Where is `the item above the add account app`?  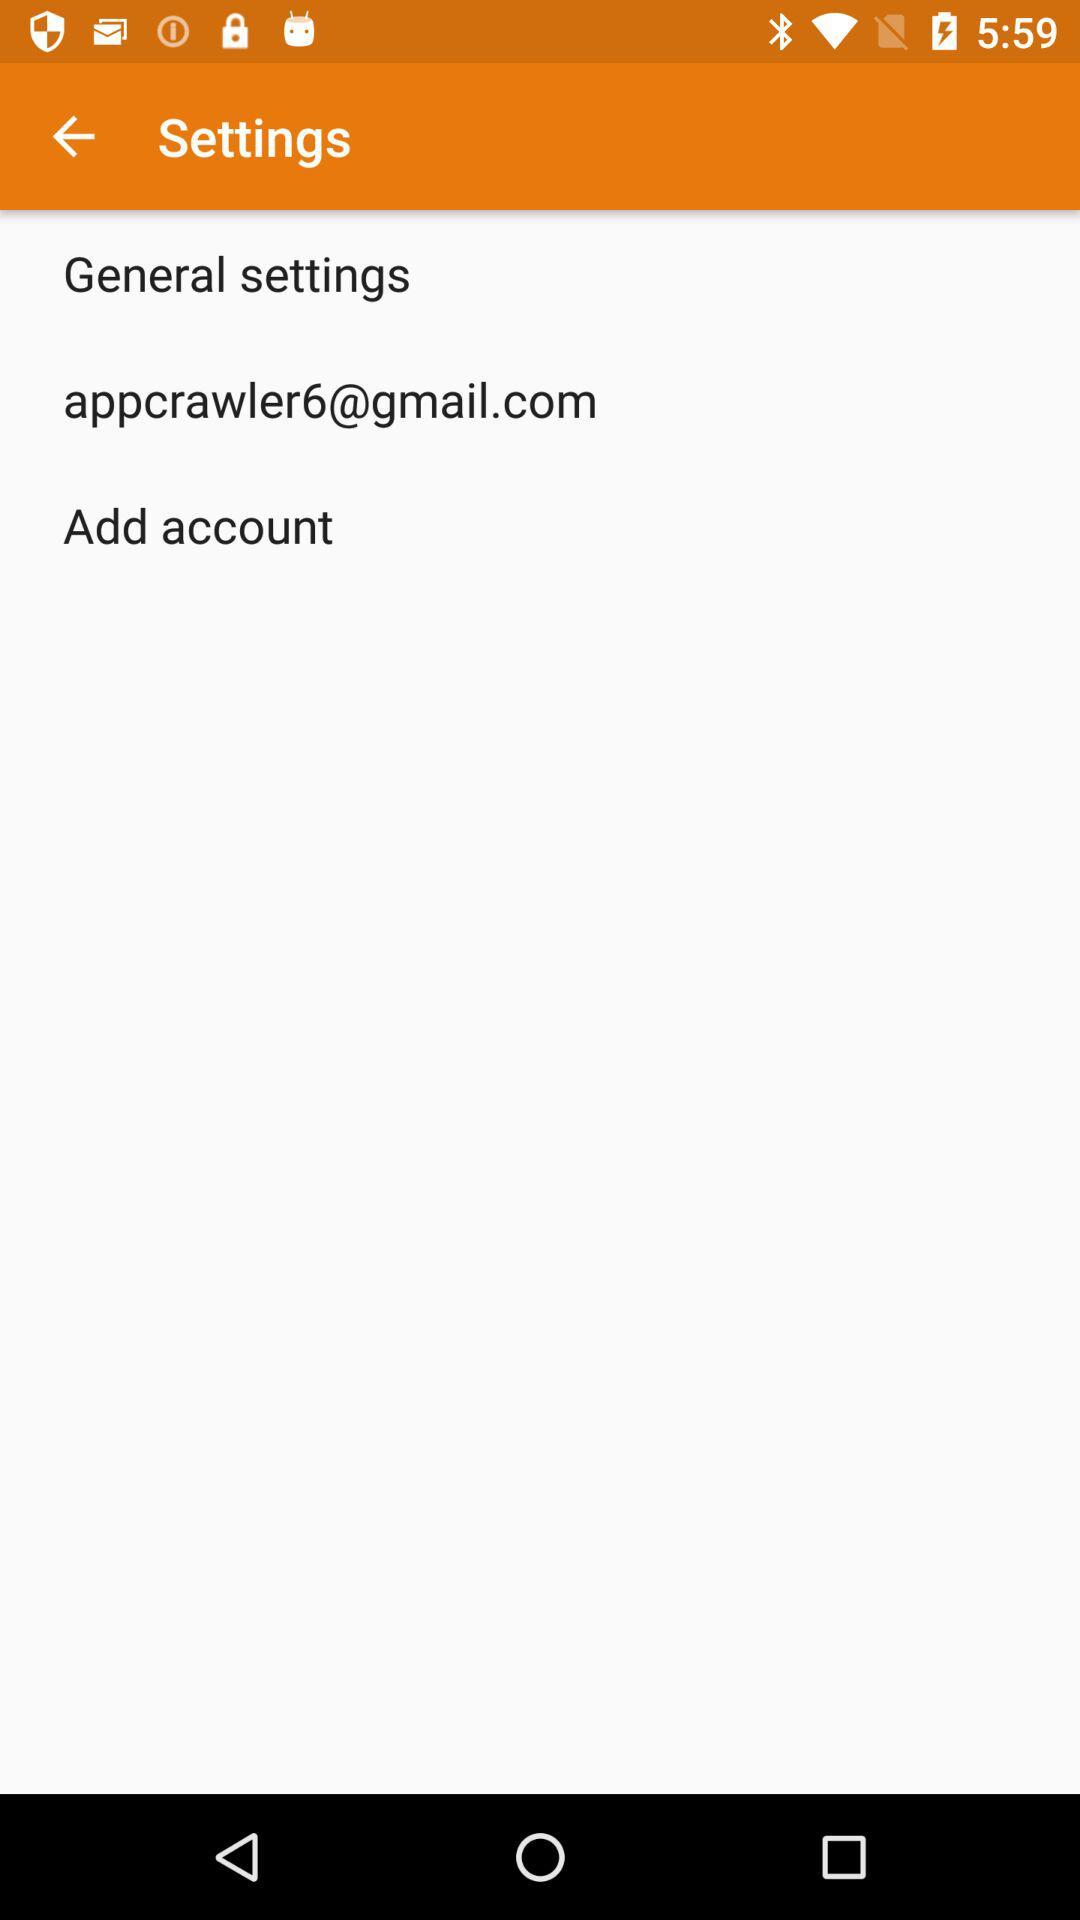 the item above the add account app is located at coordinates (329, 398).